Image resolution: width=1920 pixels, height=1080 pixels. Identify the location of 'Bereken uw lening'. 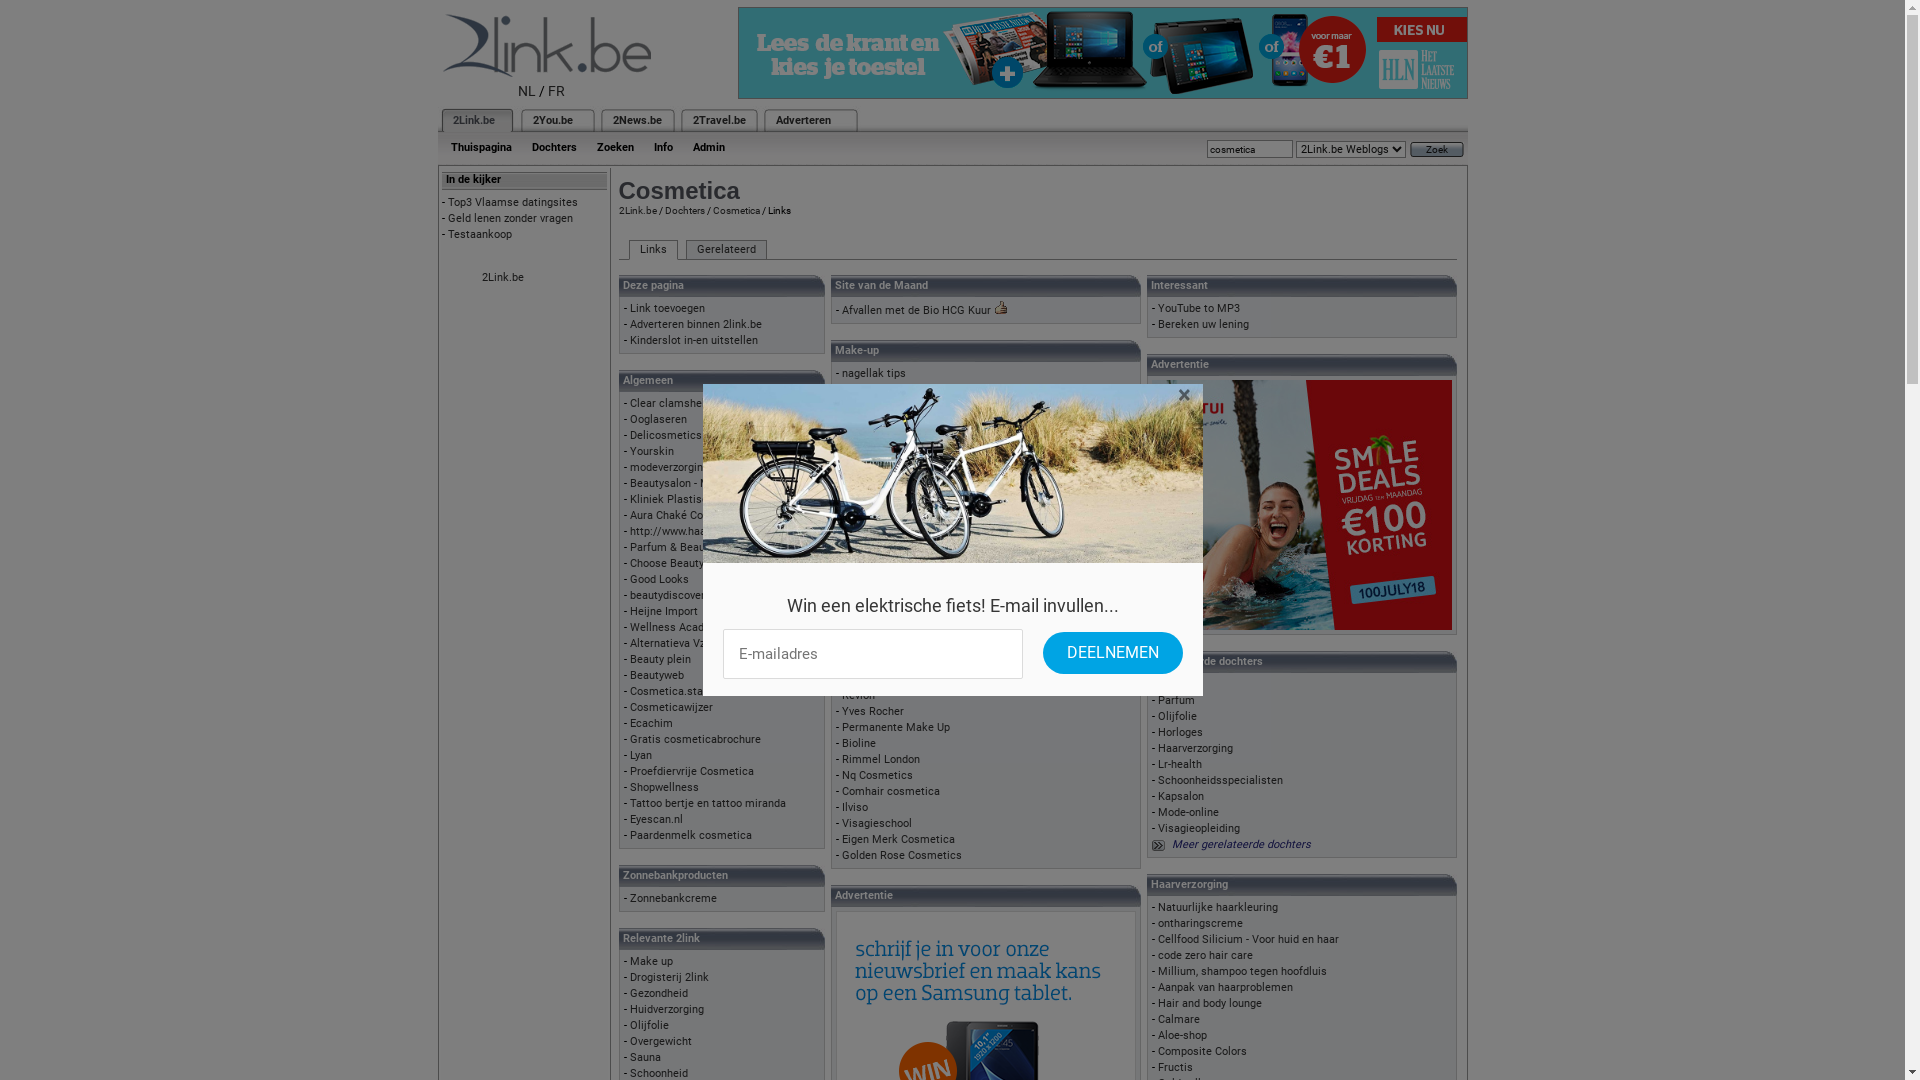
(1202, 323).